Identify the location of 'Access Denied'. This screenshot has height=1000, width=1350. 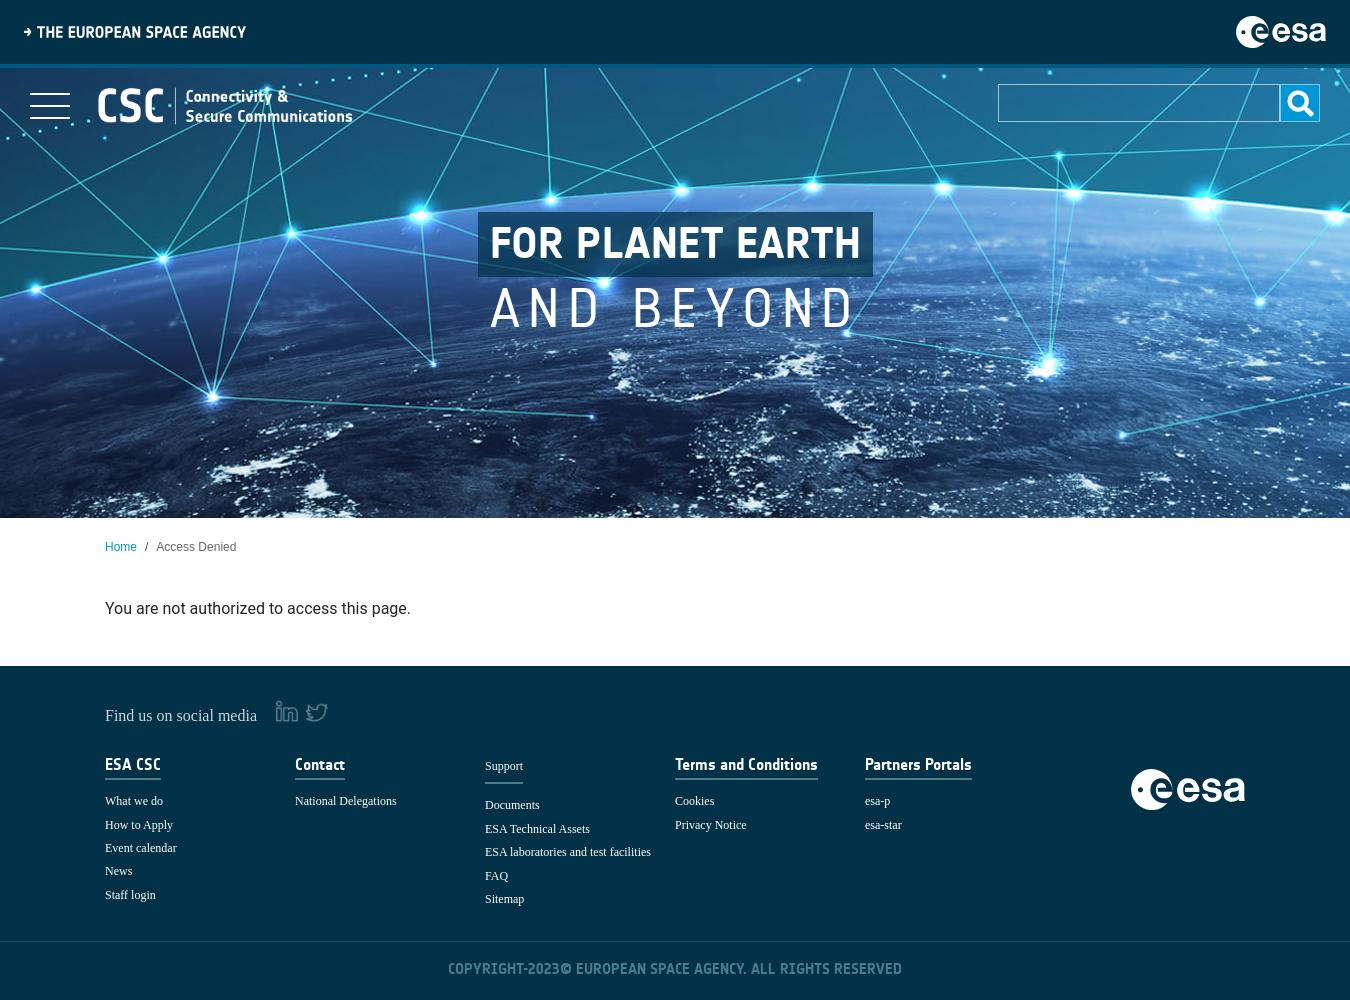
(196, 547).